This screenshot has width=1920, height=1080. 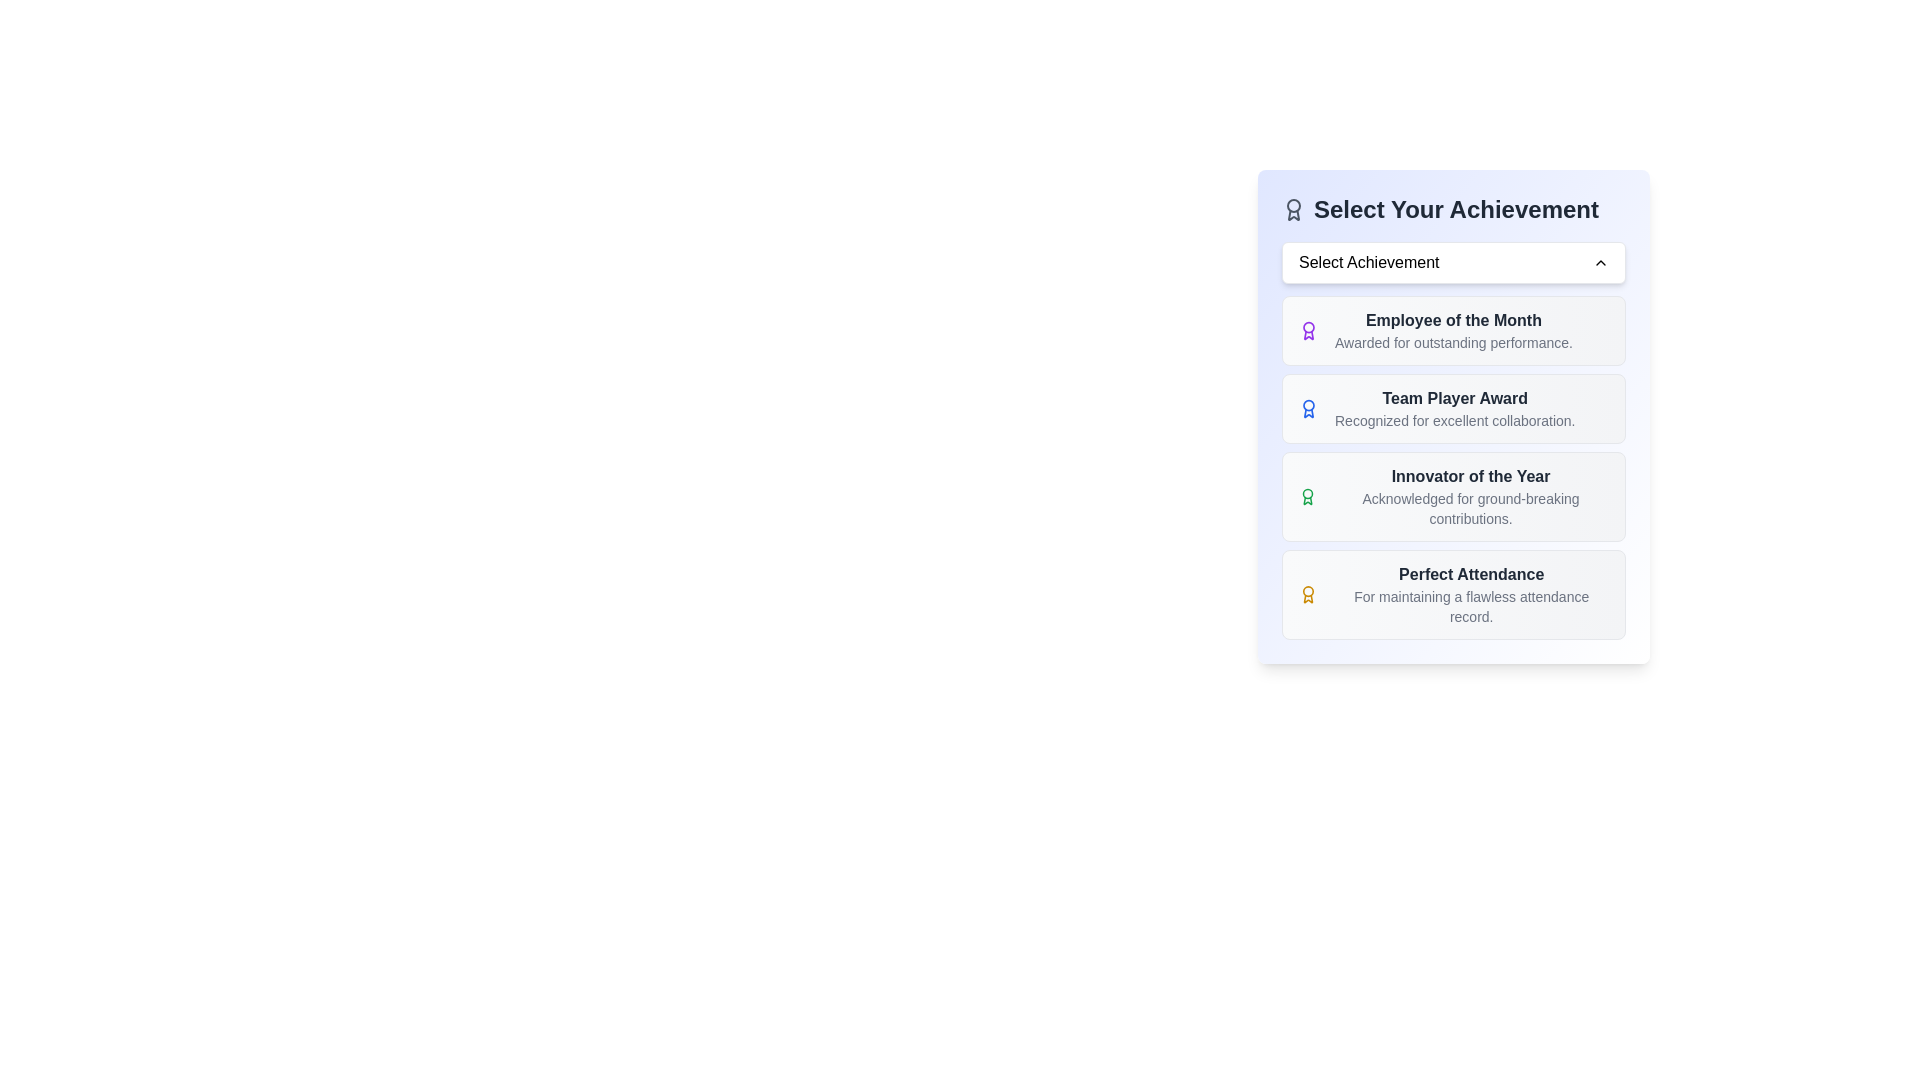 What do you see at coordinates (1455, 407) in the screenshot?
I see `text of the 'Team Player Award' element, which is the second option in the list under 'Select Your Achievement'` at bounding box center [1455, 407].